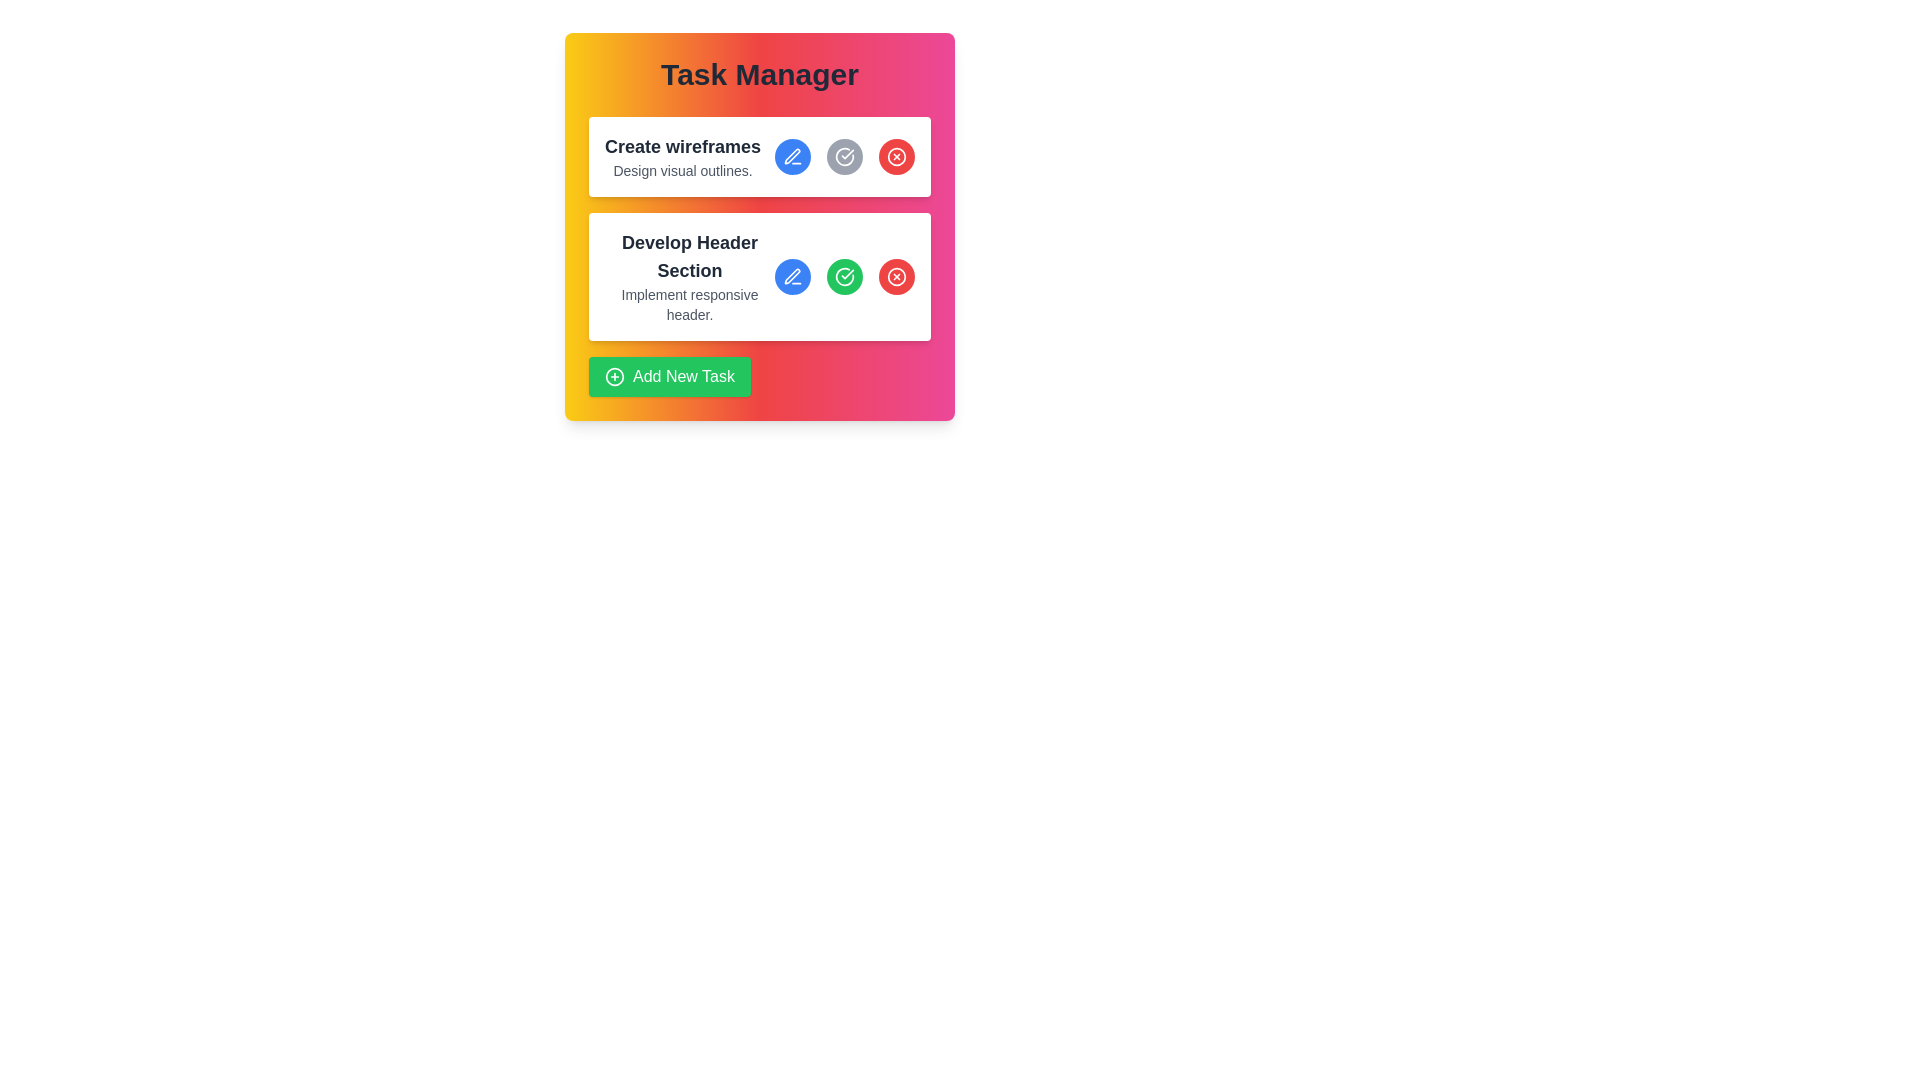 The image size is (1920, 1080). Describe the element at coordinates (791, 277) in the screenshot. I see `the pen icon located in the second task card titled 'Develop Header Section' to initiate editing the task details` at that location.